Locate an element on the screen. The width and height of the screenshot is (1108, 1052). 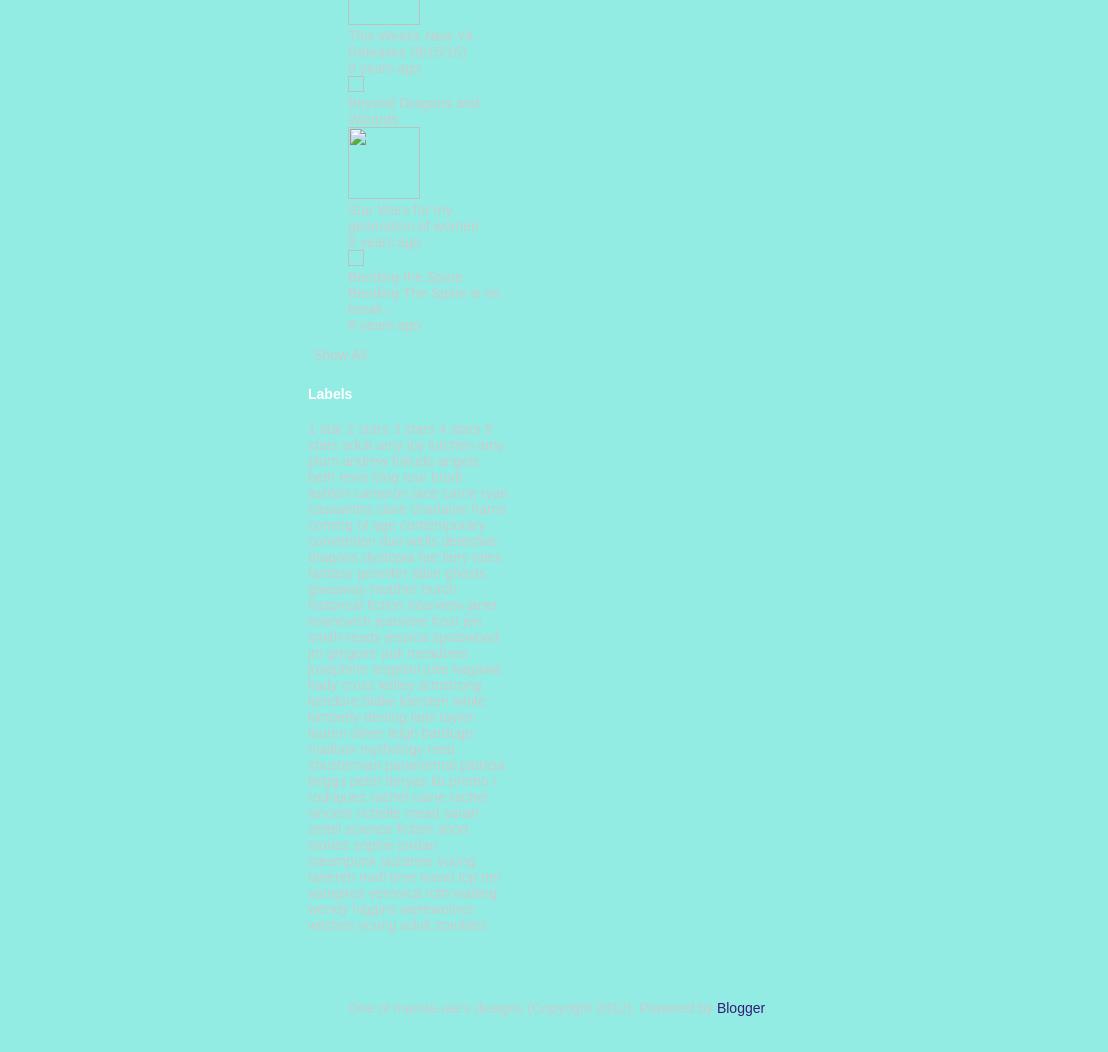
'steampunk' is located at coordinates (341, 859).